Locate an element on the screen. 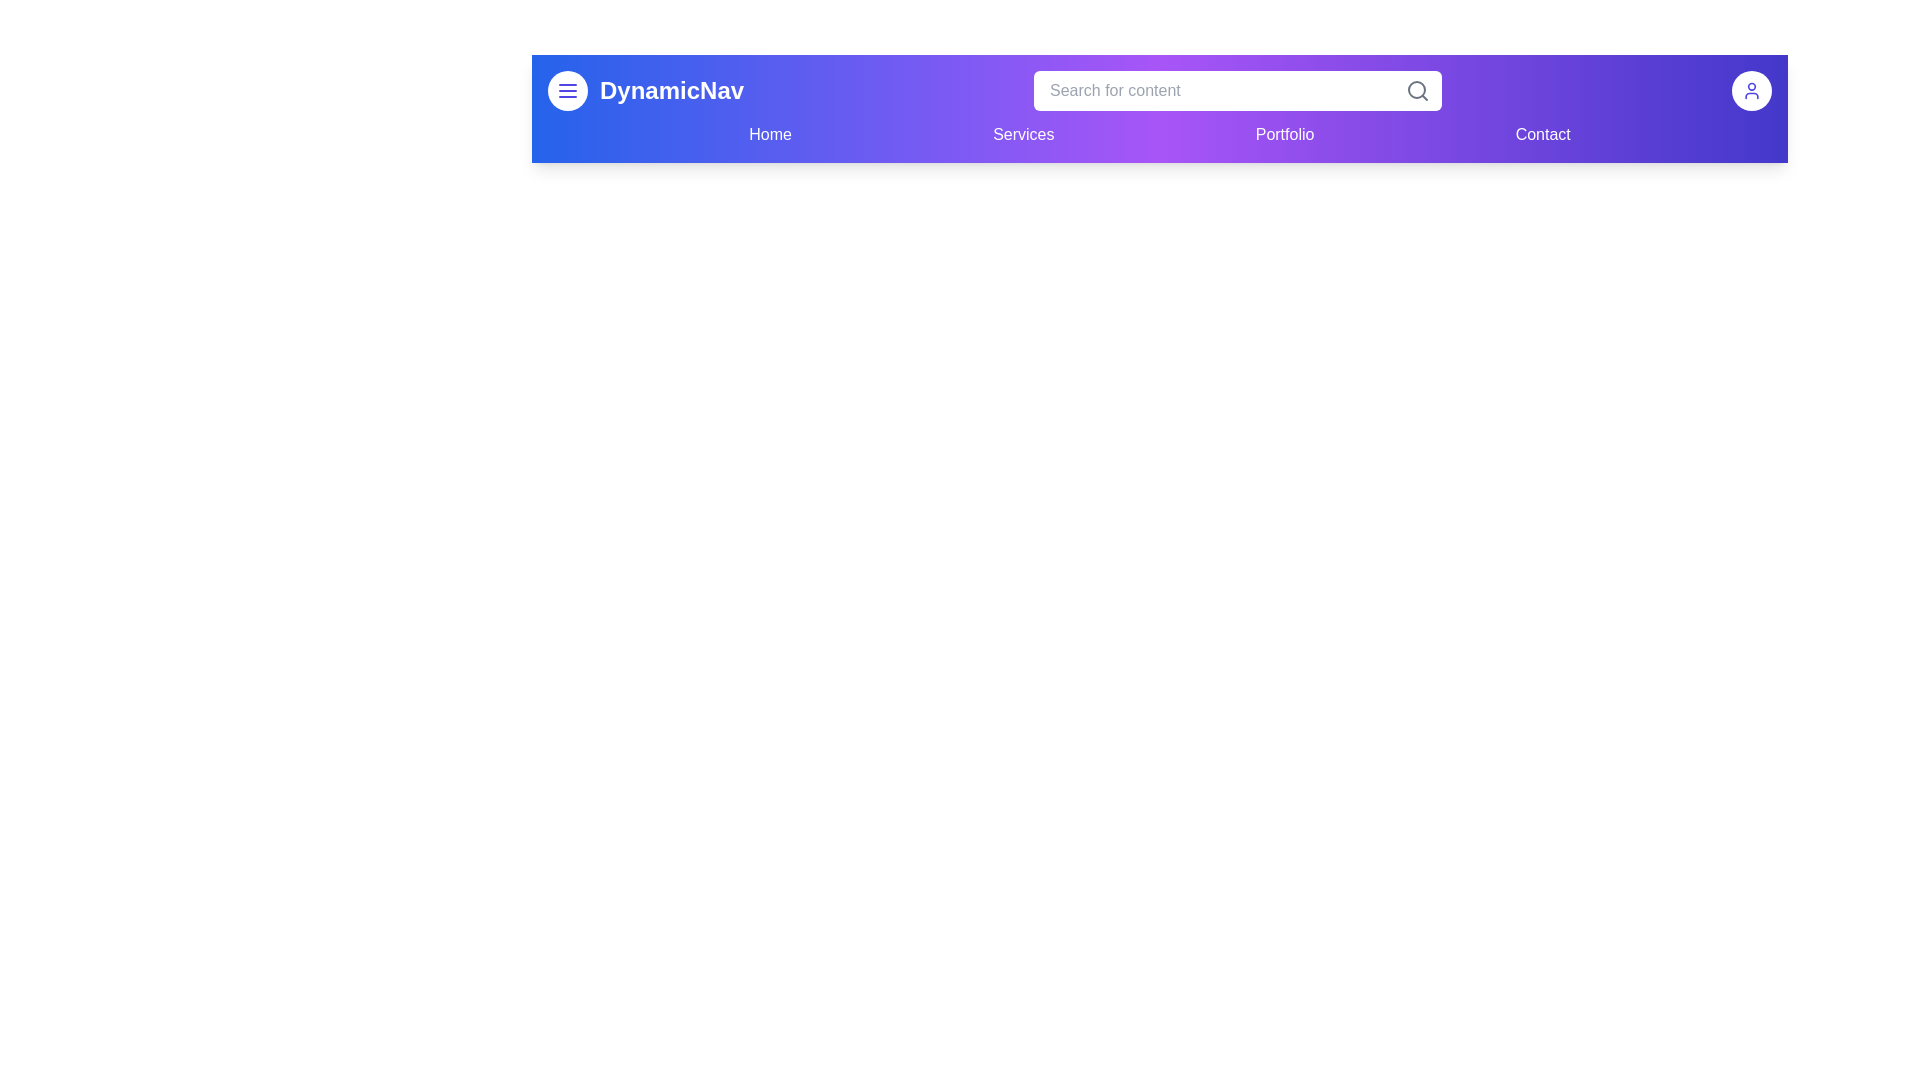 The height and width of the screenshot is (1080, 1920). the user icon button to access the user account menu is located at coordinates (1751, 91).